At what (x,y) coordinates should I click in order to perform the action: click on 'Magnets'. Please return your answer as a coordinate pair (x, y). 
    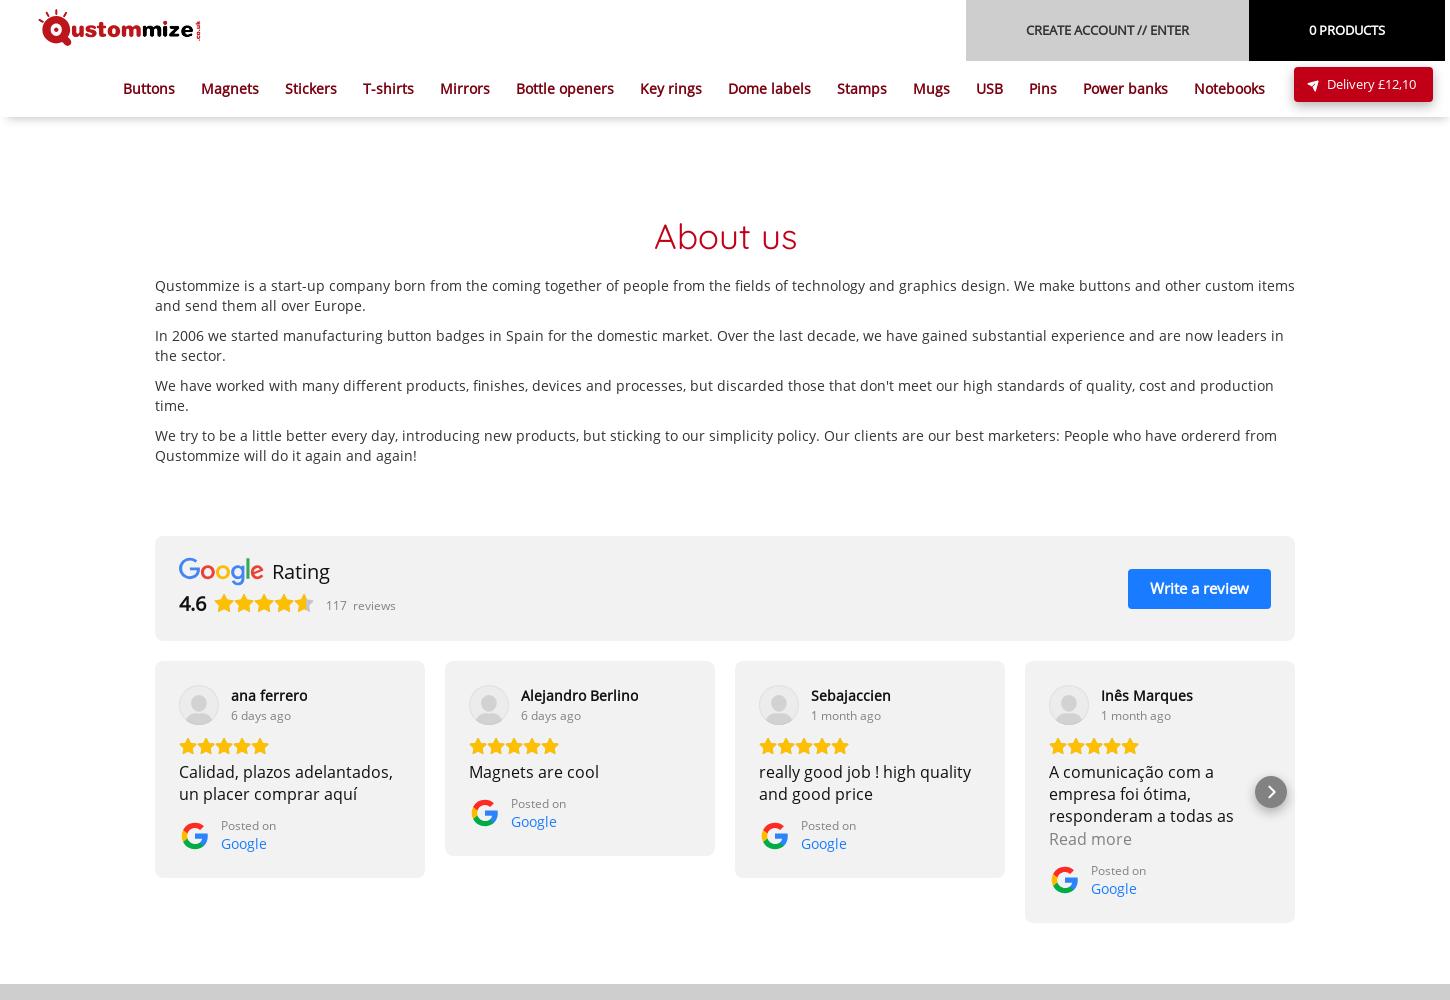
    Looking at the image, I should click on (228, 87).